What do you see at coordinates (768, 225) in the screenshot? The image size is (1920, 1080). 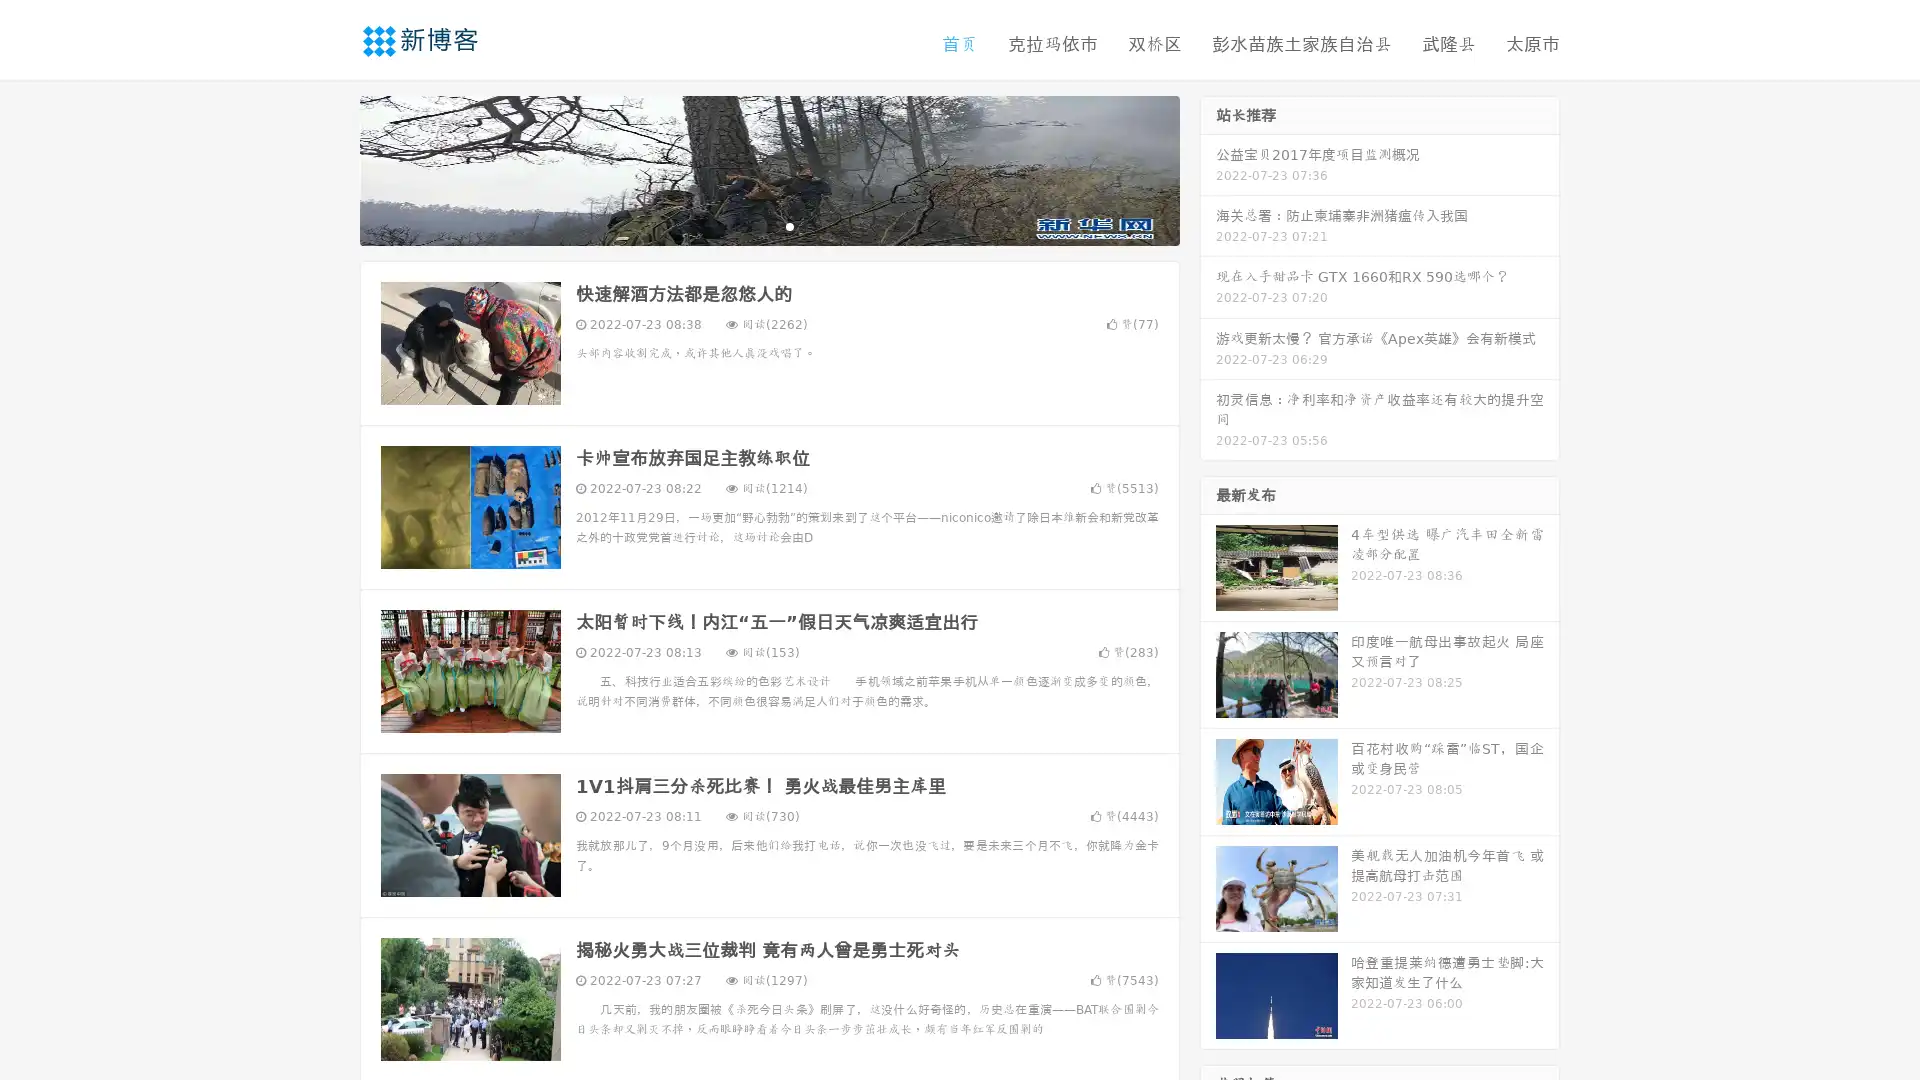 I see `Go to slide 2` at bounding box center [768, 225].